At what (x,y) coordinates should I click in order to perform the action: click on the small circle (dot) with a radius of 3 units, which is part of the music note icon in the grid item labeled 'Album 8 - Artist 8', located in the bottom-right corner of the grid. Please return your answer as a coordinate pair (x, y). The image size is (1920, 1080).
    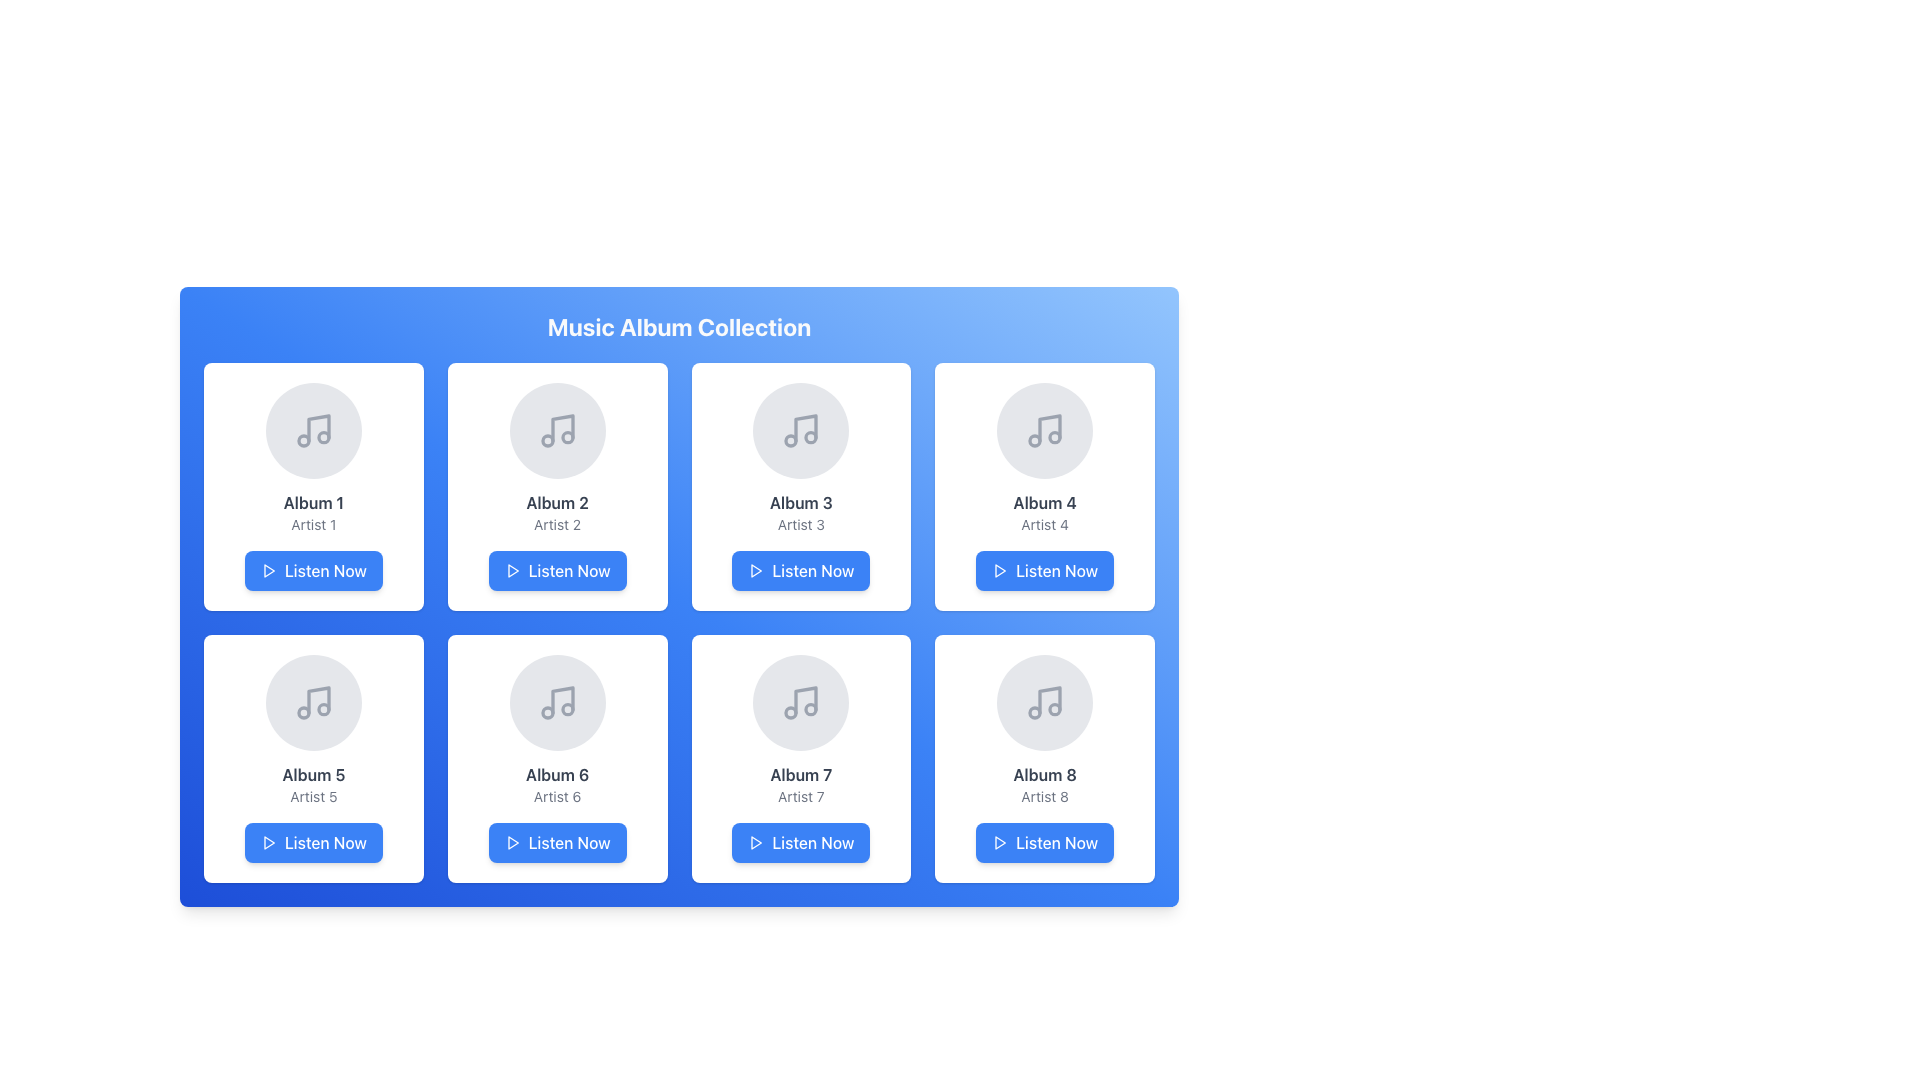
    Looking at the image, I should click on (1054, 708).